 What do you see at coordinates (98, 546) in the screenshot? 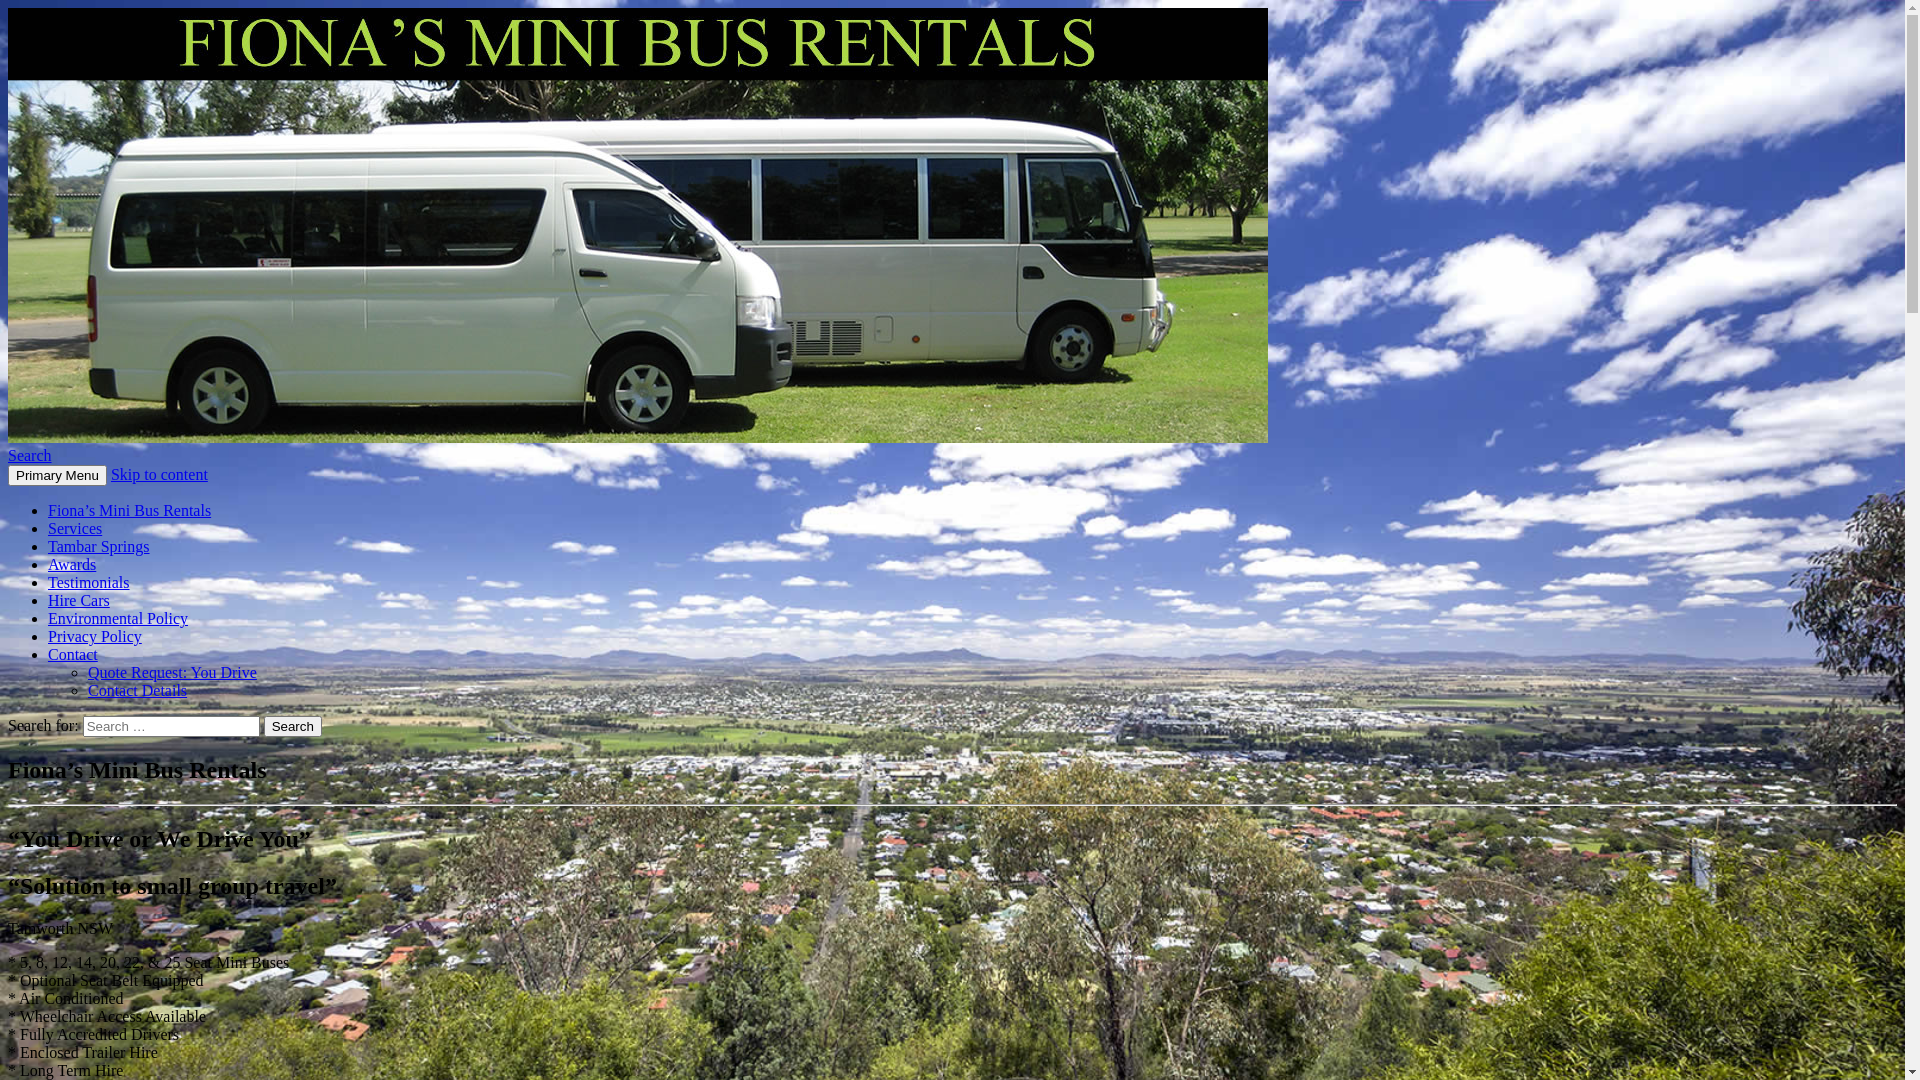
I see `'Tambar Springs'` at bounding box center [98, 546].